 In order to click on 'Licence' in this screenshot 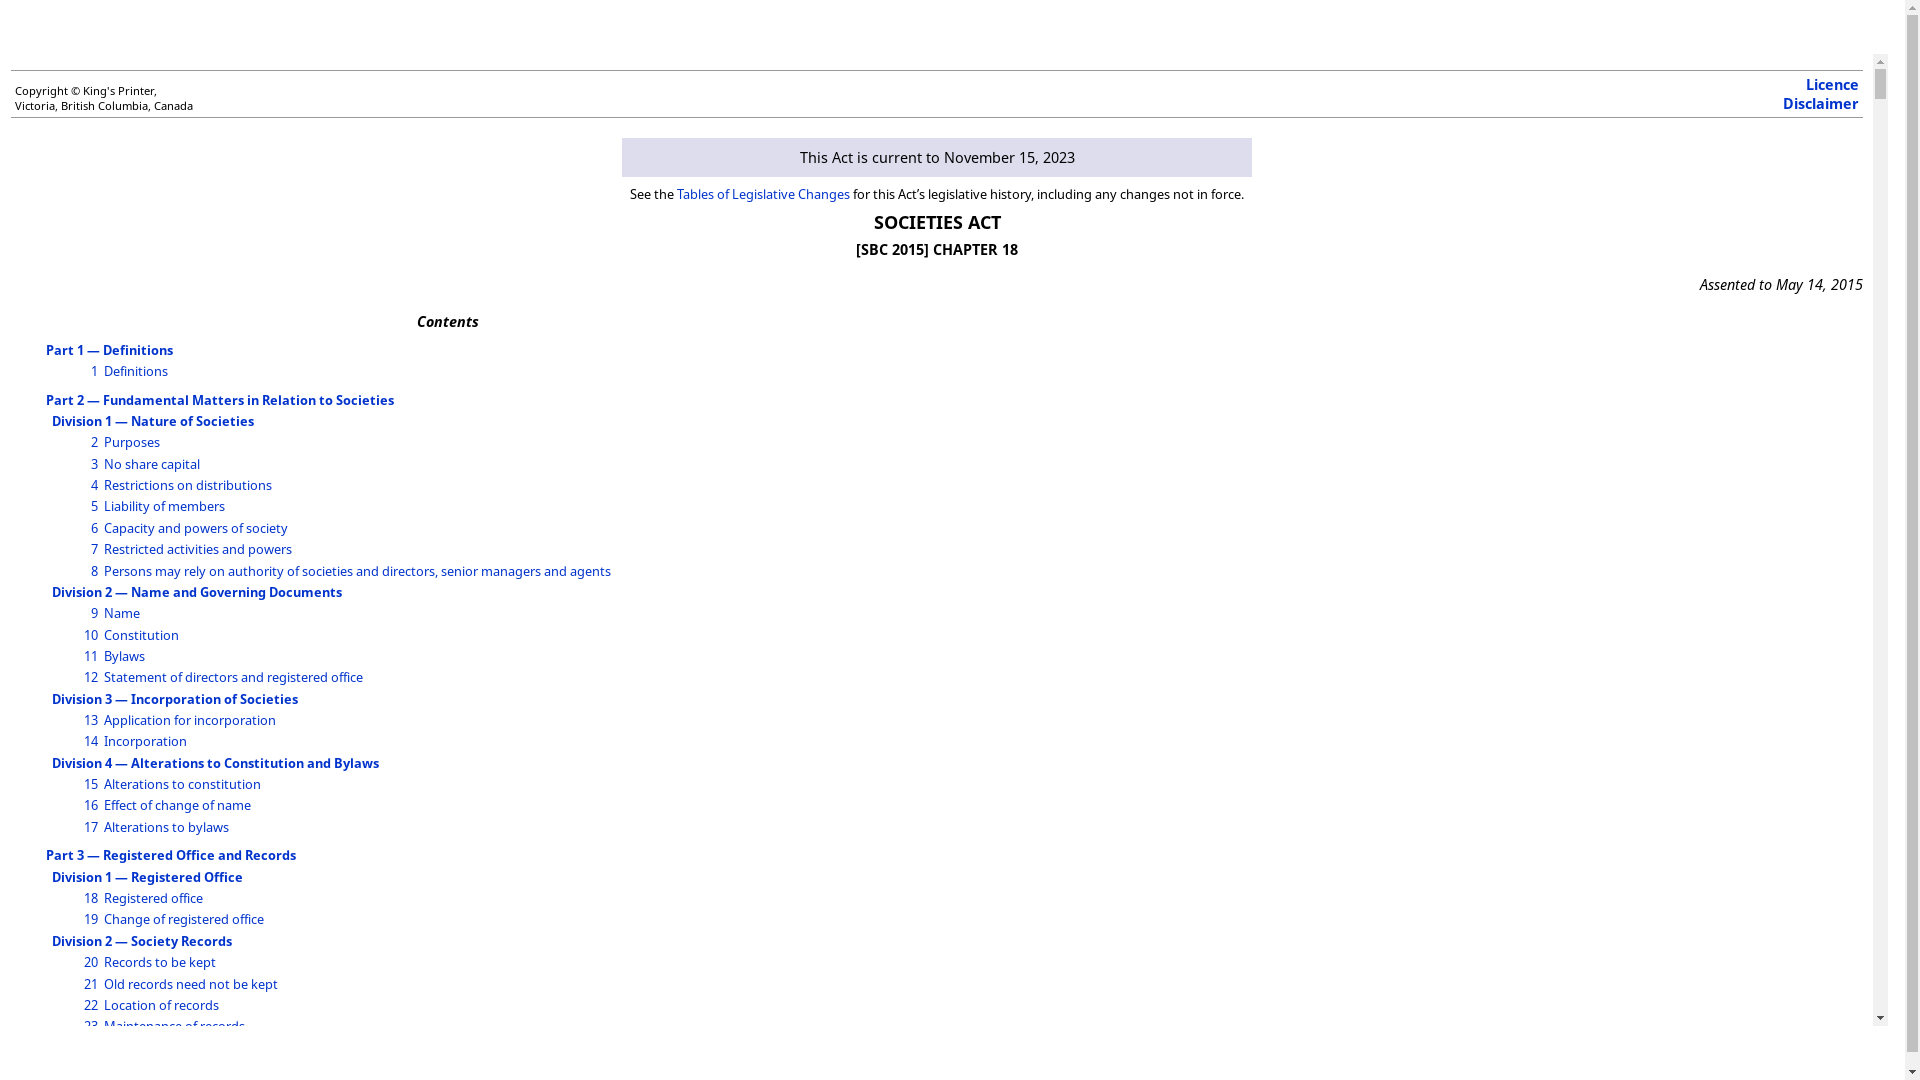, I will do `click(1832, 83)`.